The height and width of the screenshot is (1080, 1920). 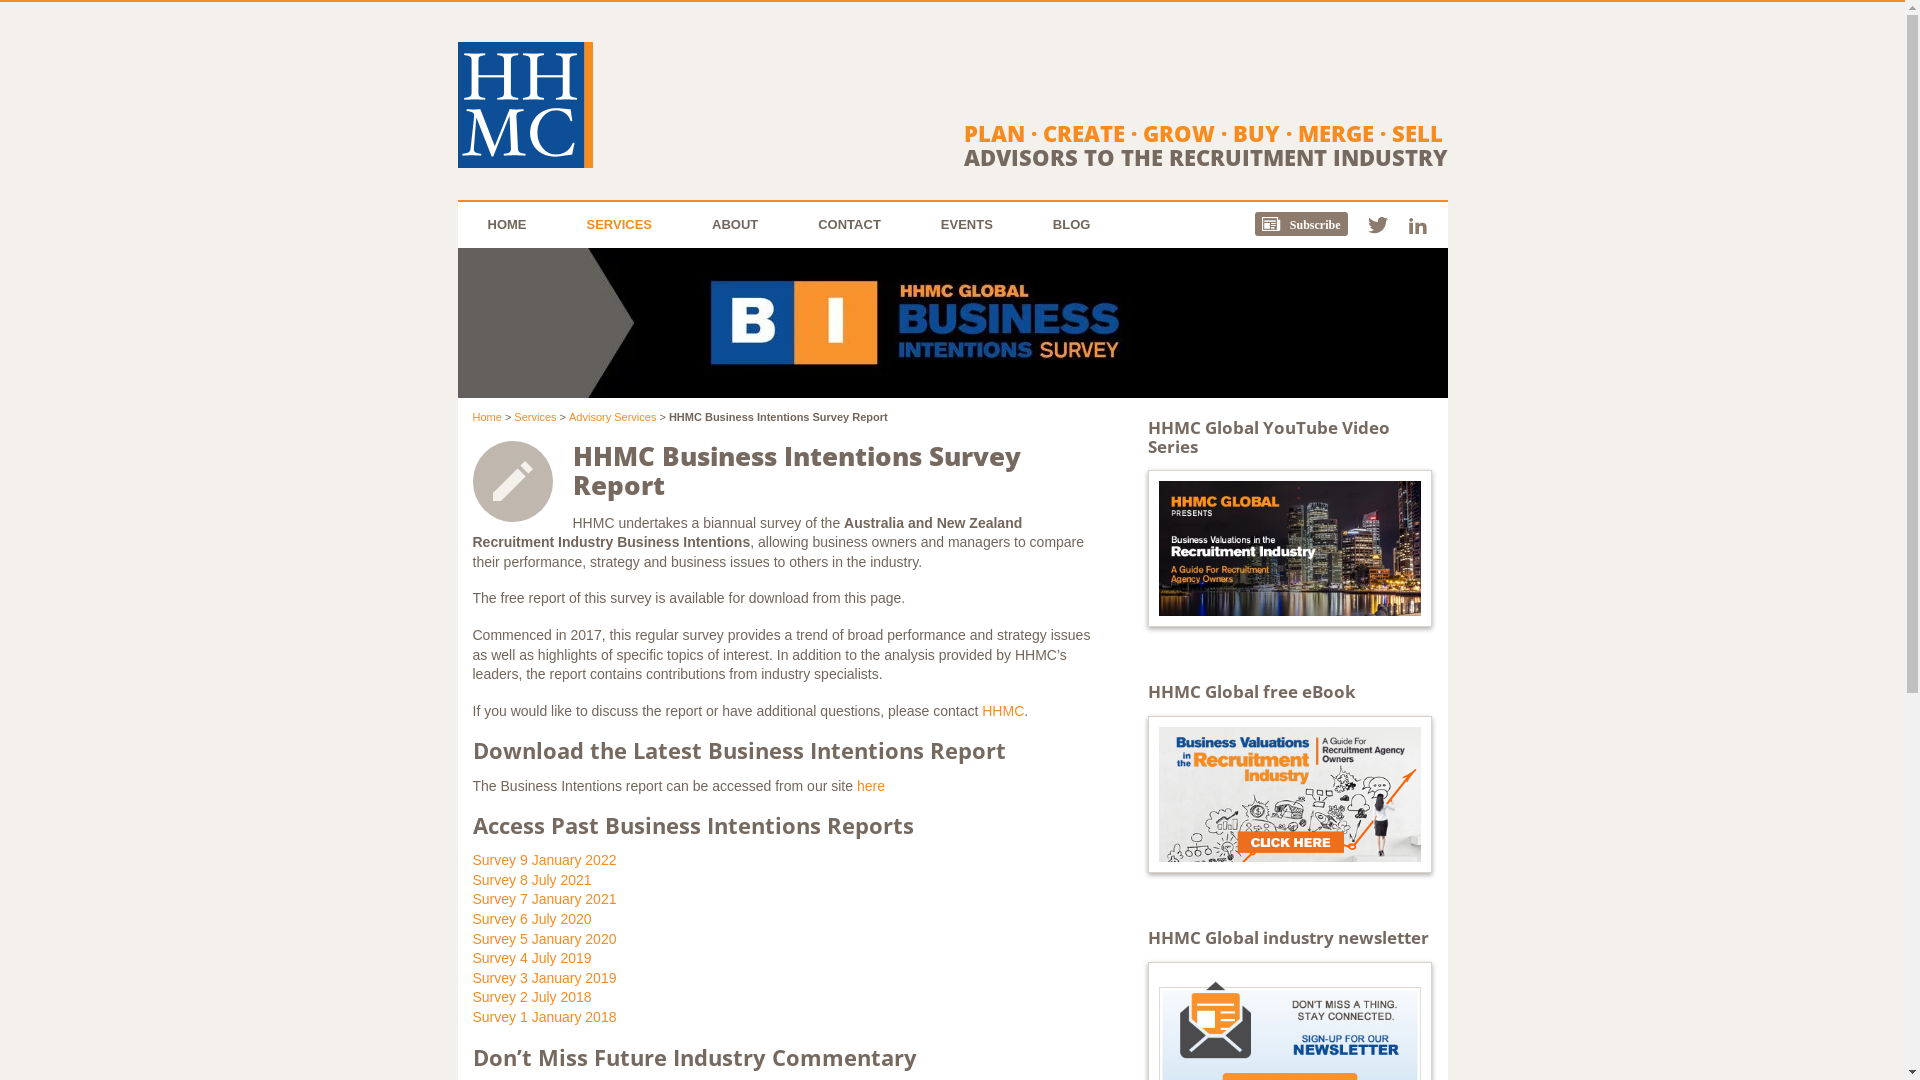 I want to click on 'Survey 1 January 2018', so click(x=543, y=1017).